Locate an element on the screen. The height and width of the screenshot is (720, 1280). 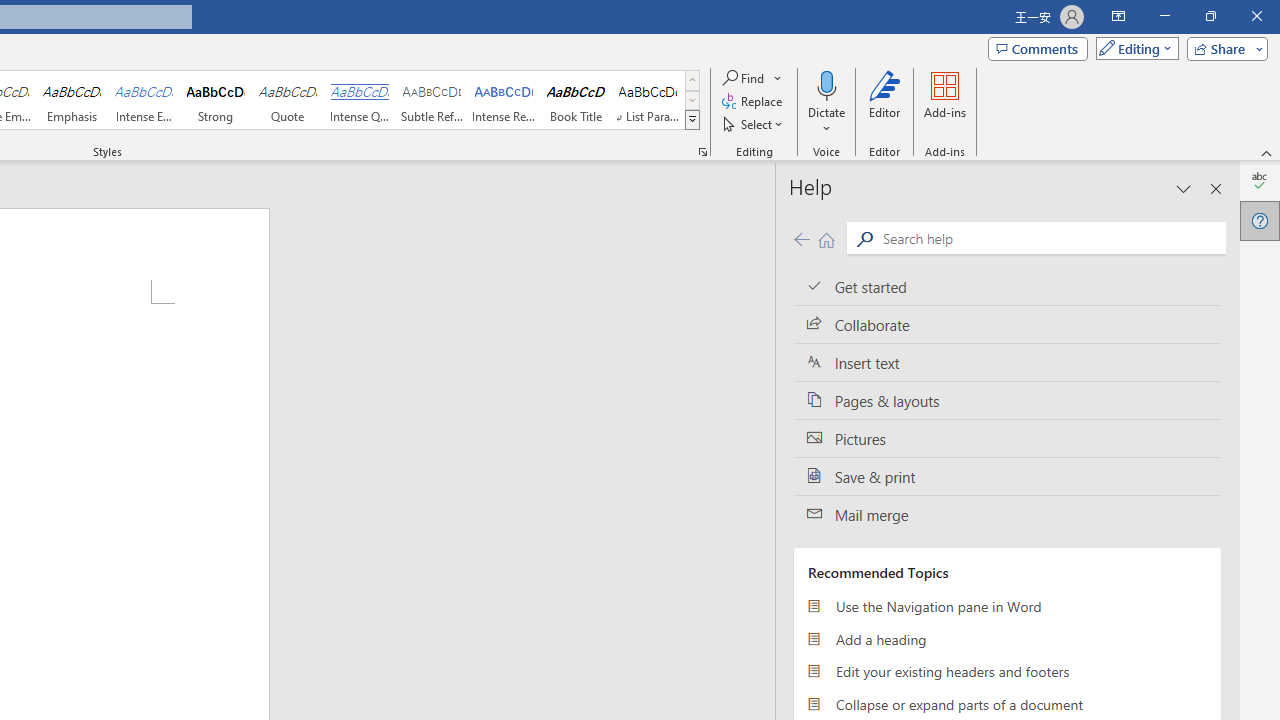
'Book Title' is located at coordinates (575, 100).